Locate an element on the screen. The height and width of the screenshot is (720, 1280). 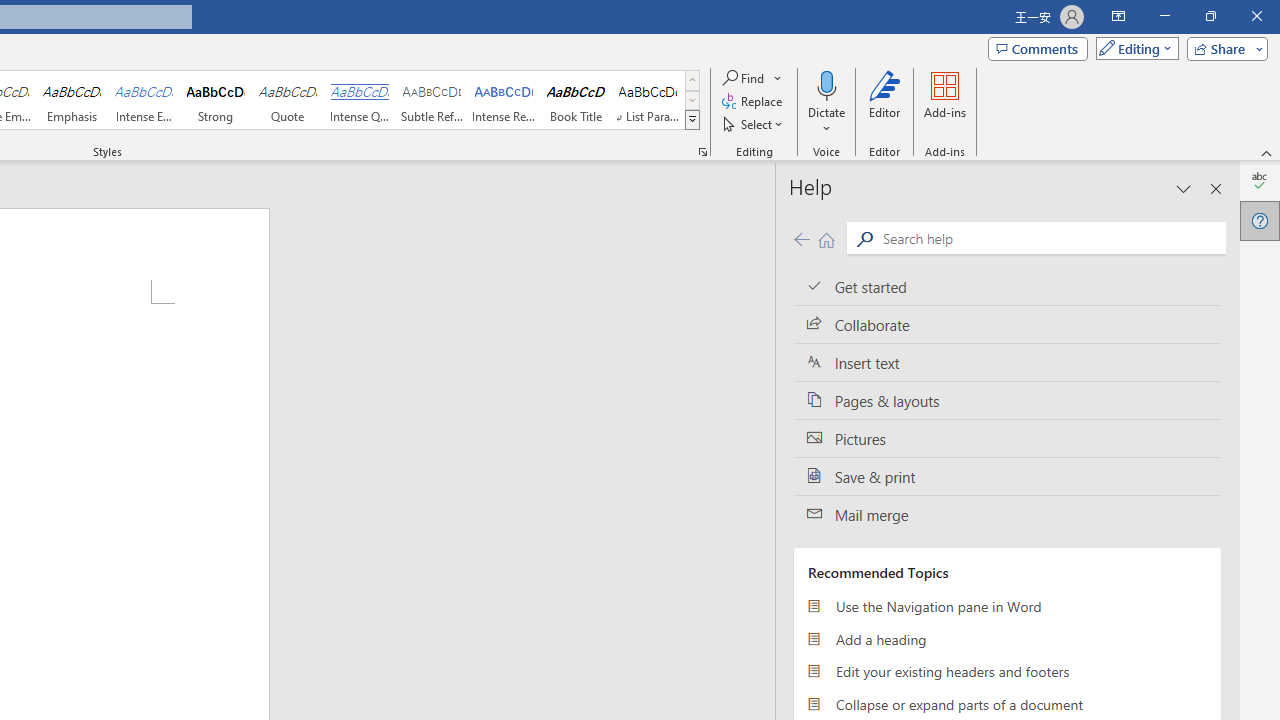
'Book Title' is located at coordinates (575, 100).